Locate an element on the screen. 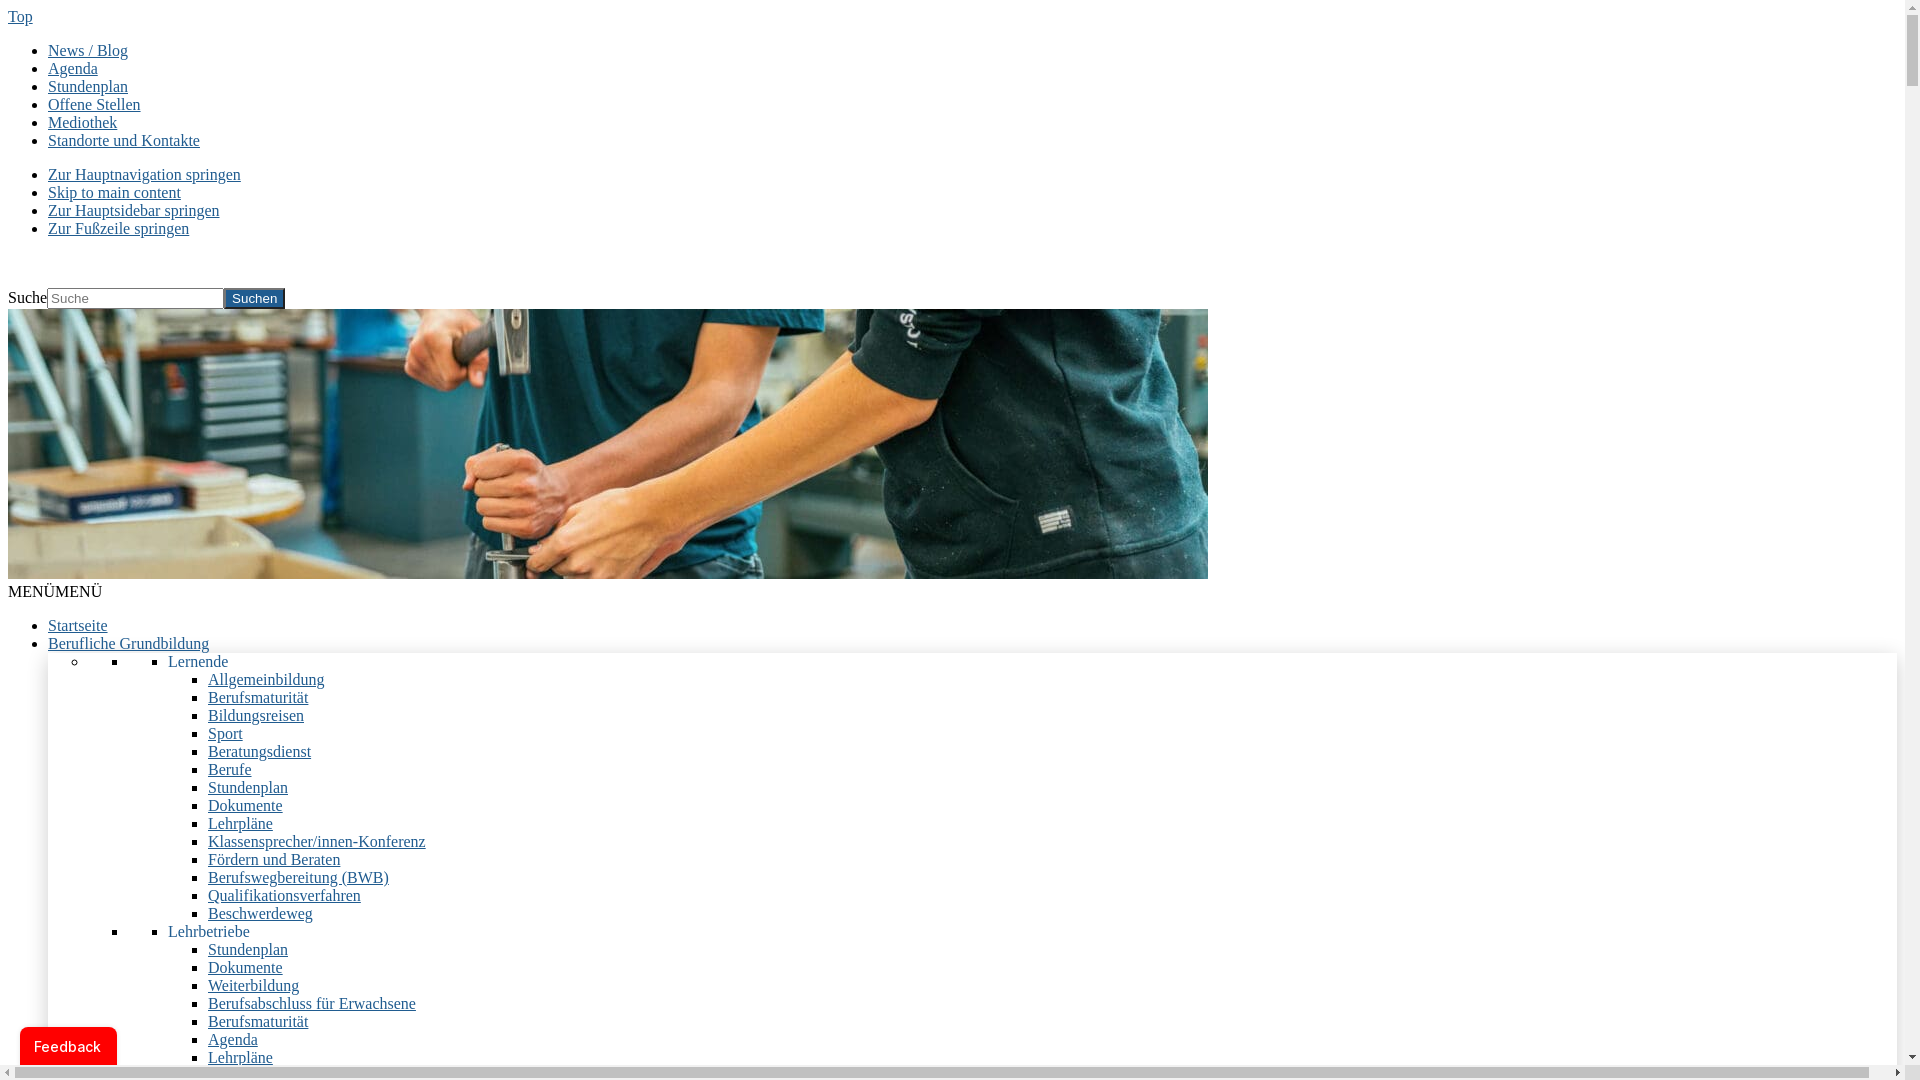 Image resolution: width=1920 pixels, height=1080 pixels. 'Skip to main content' is located at coordinates (113, 192).